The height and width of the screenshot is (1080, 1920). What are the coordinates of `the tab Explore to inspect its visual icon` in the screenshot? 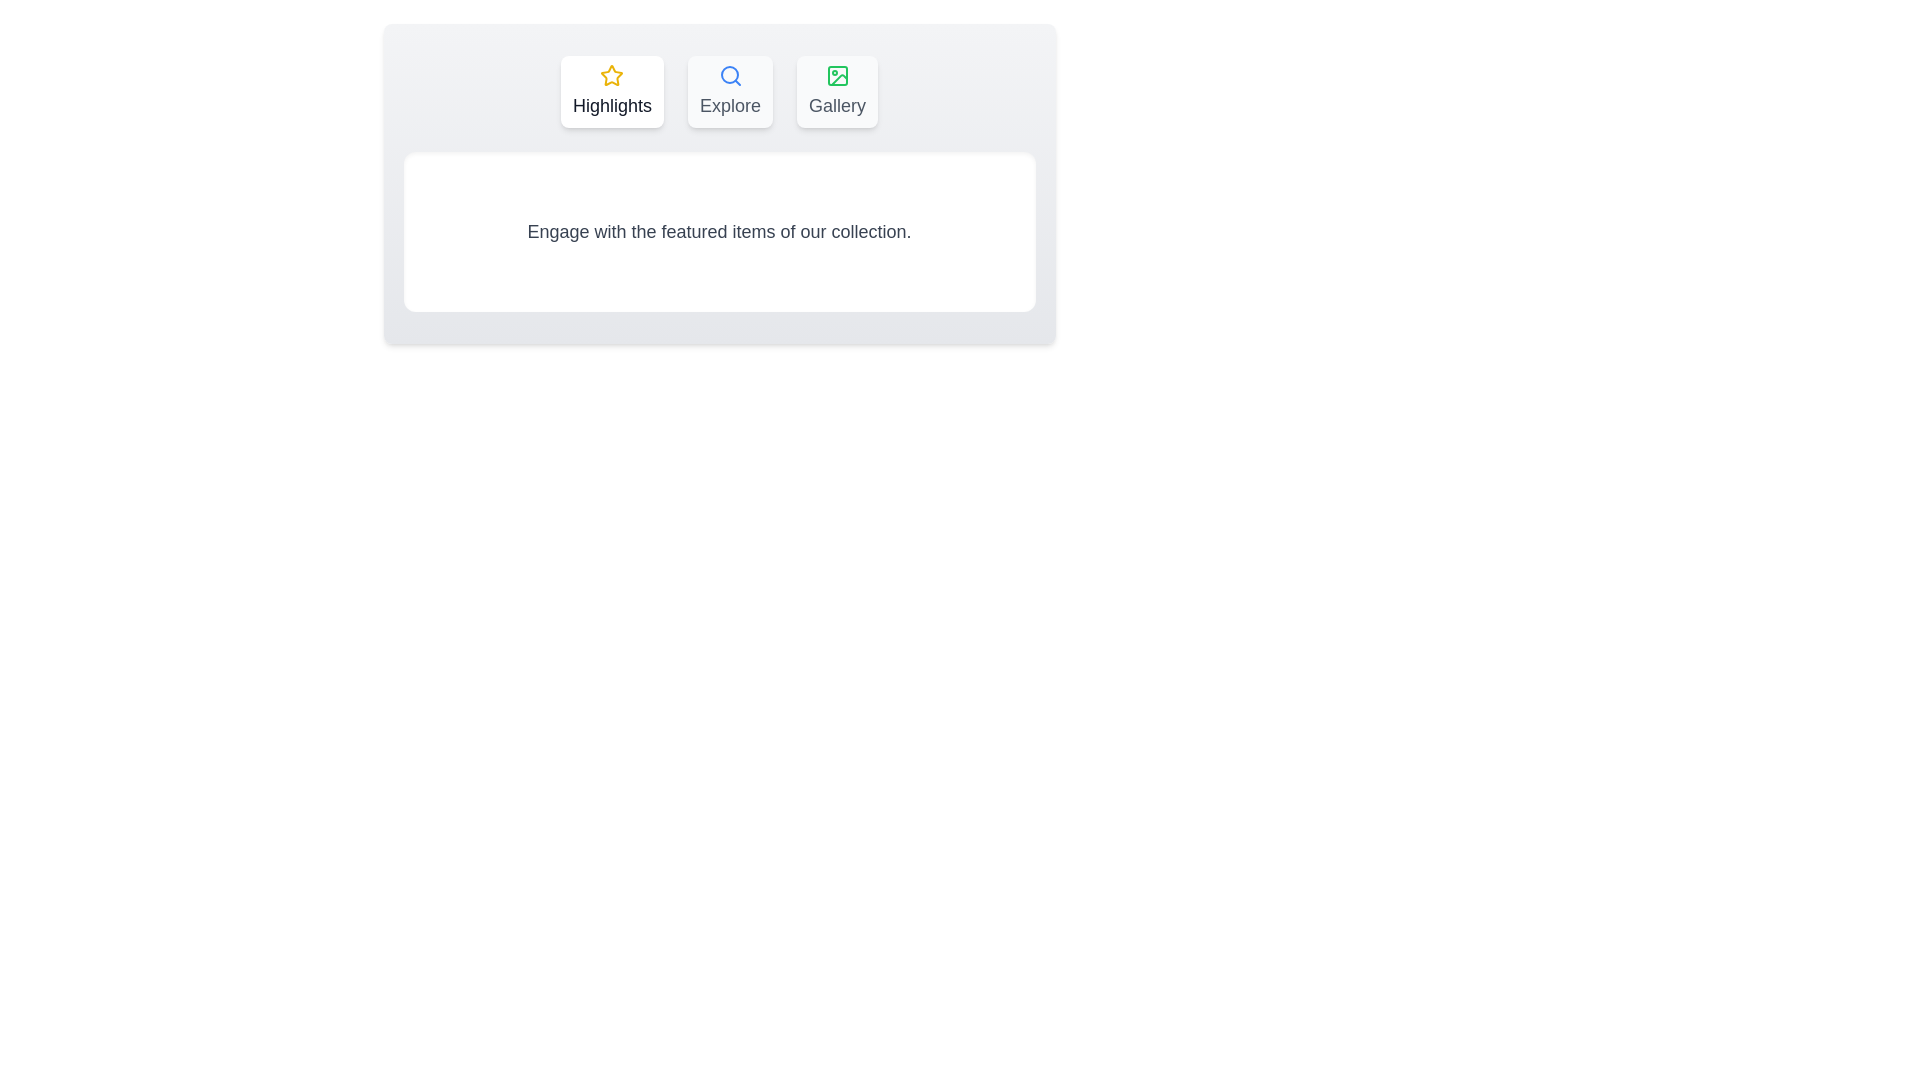 It's located at (729, 92).